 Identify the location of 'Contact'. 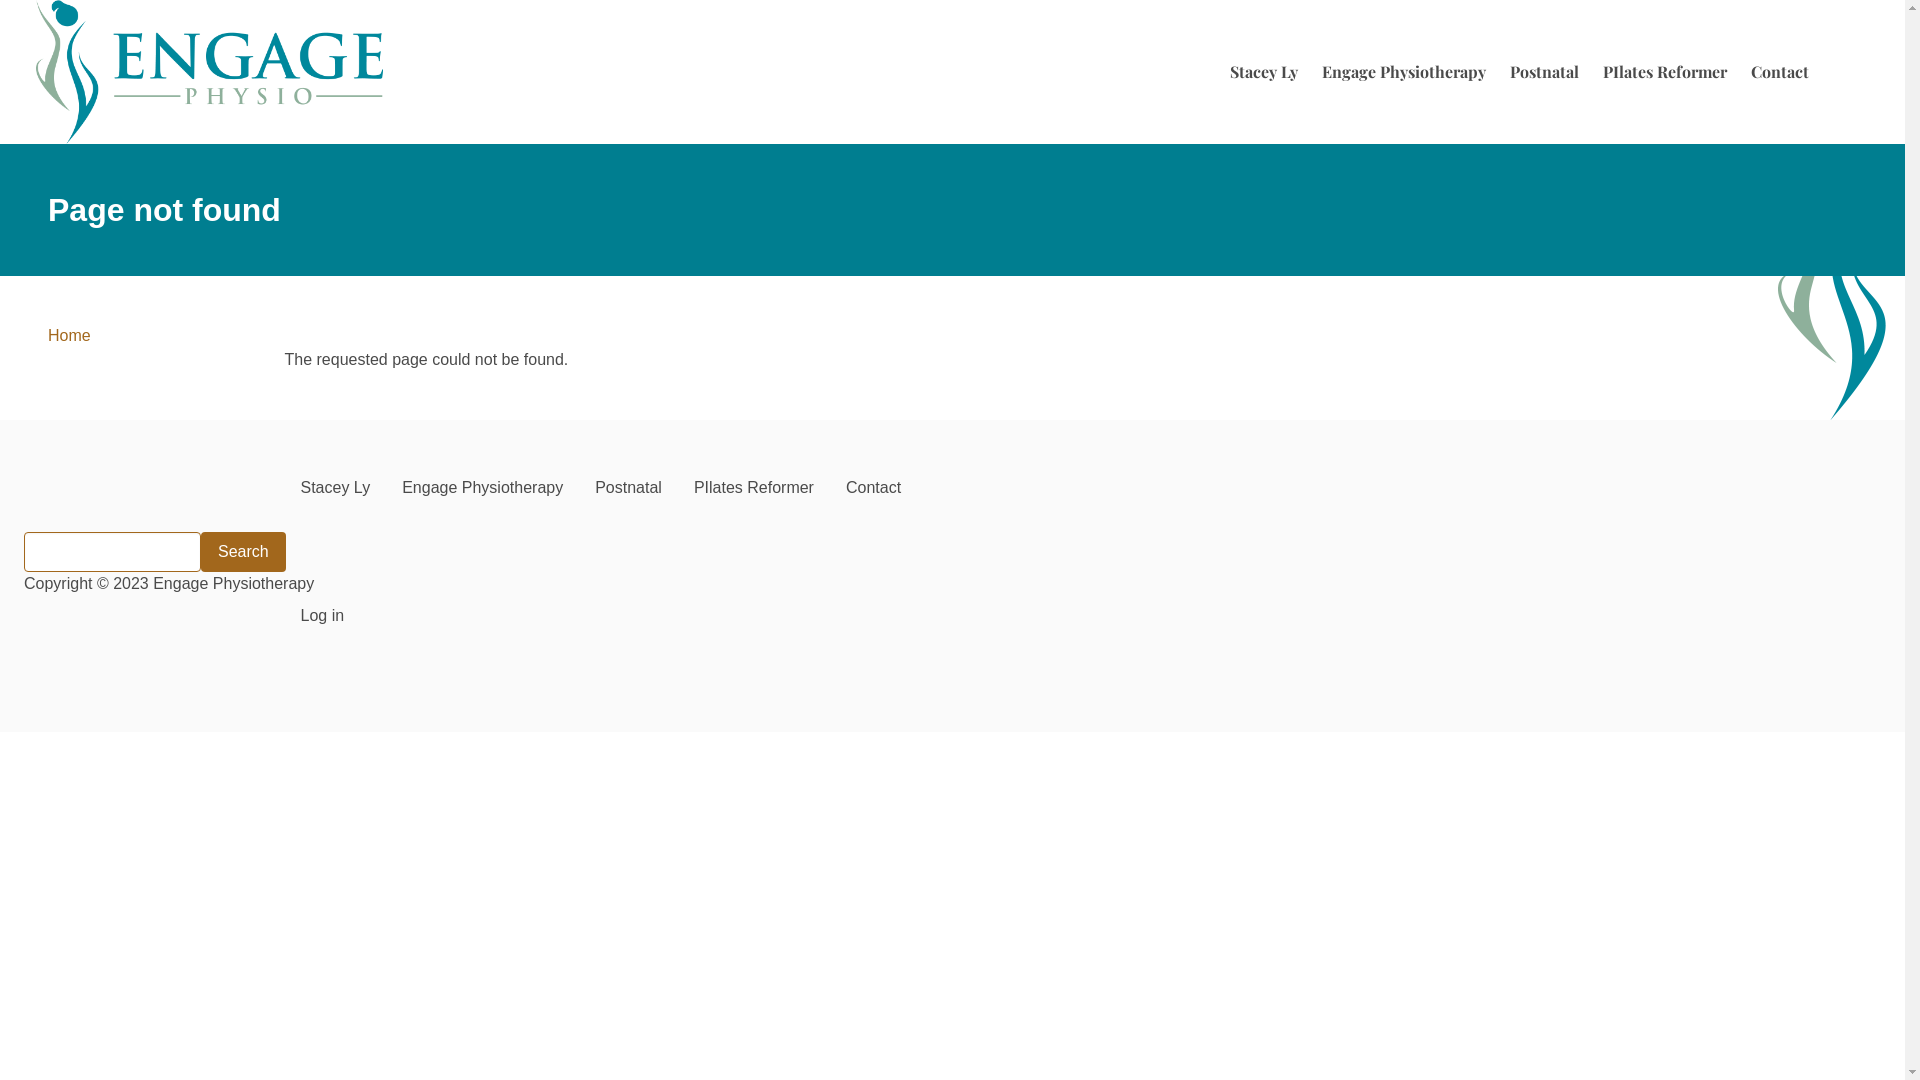
(873, 488).